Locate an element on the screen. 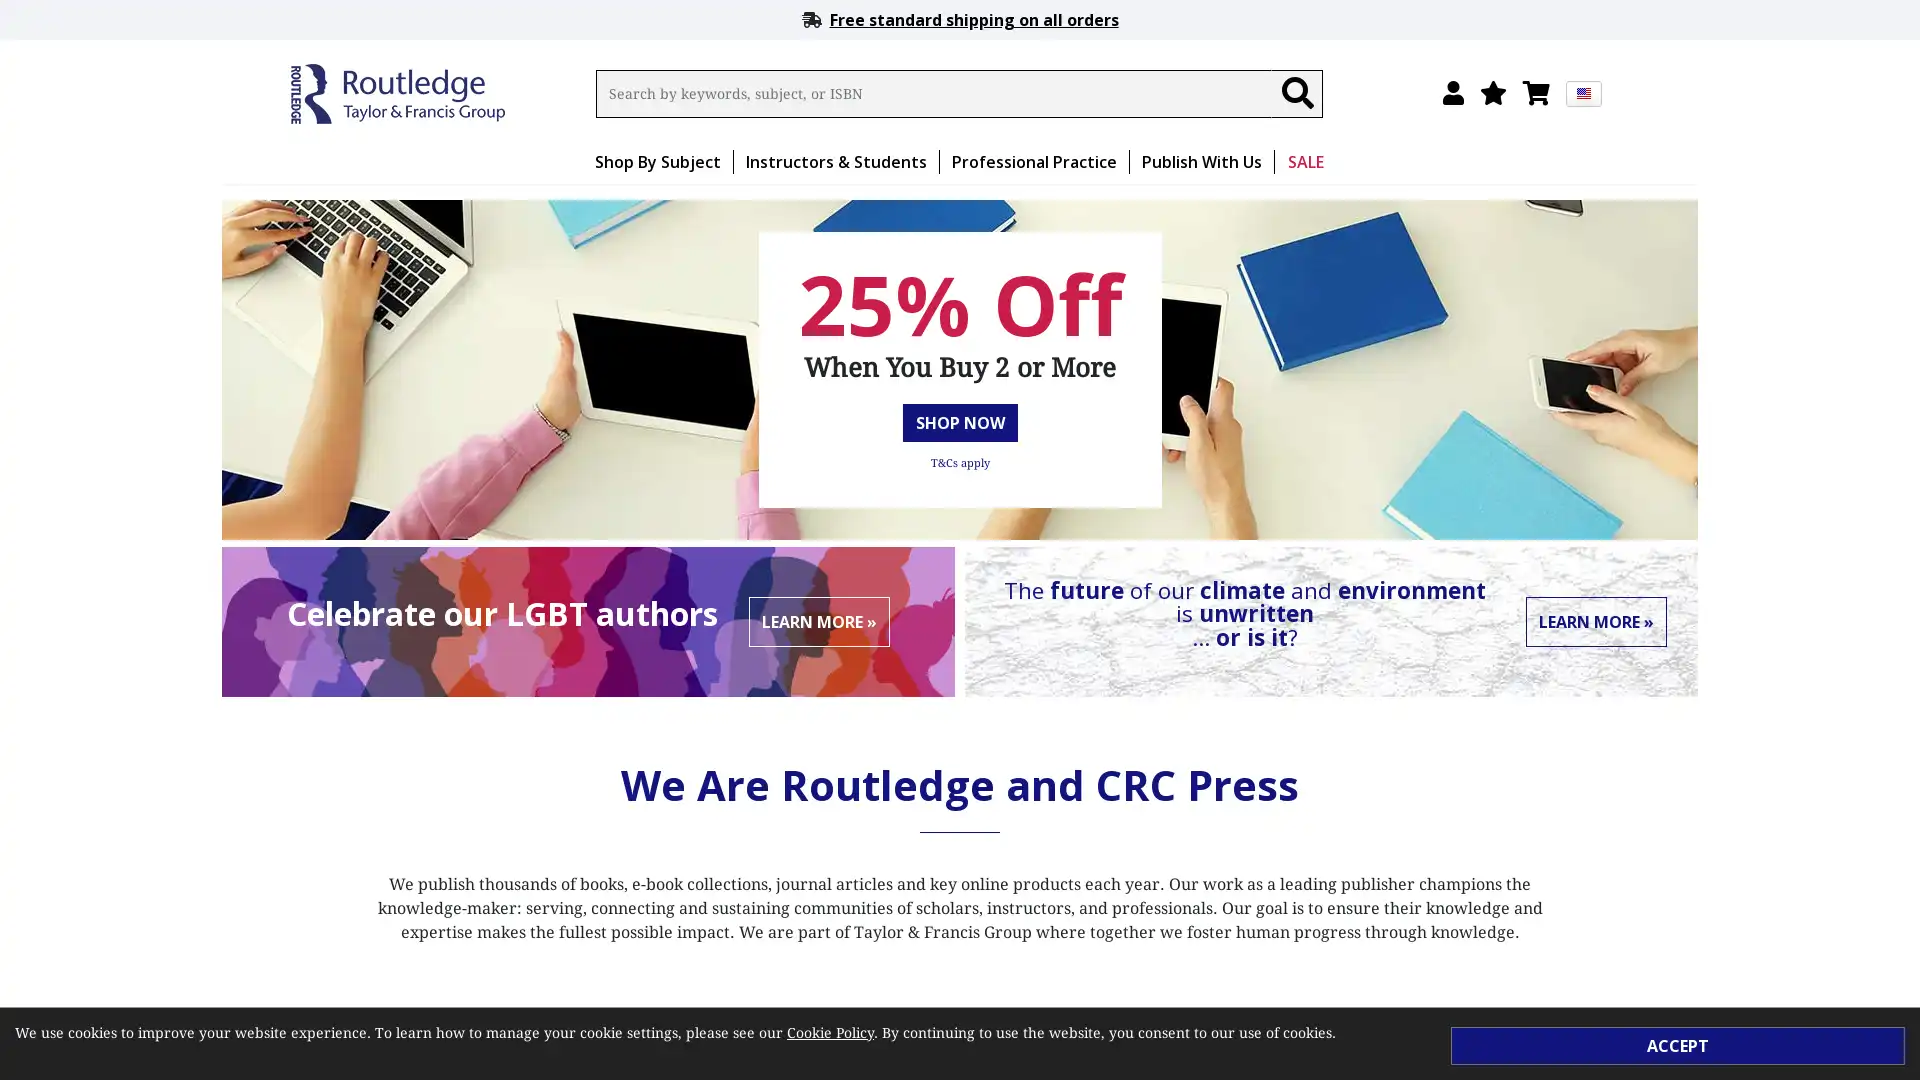  Search is located at coordinates (1296, 93).